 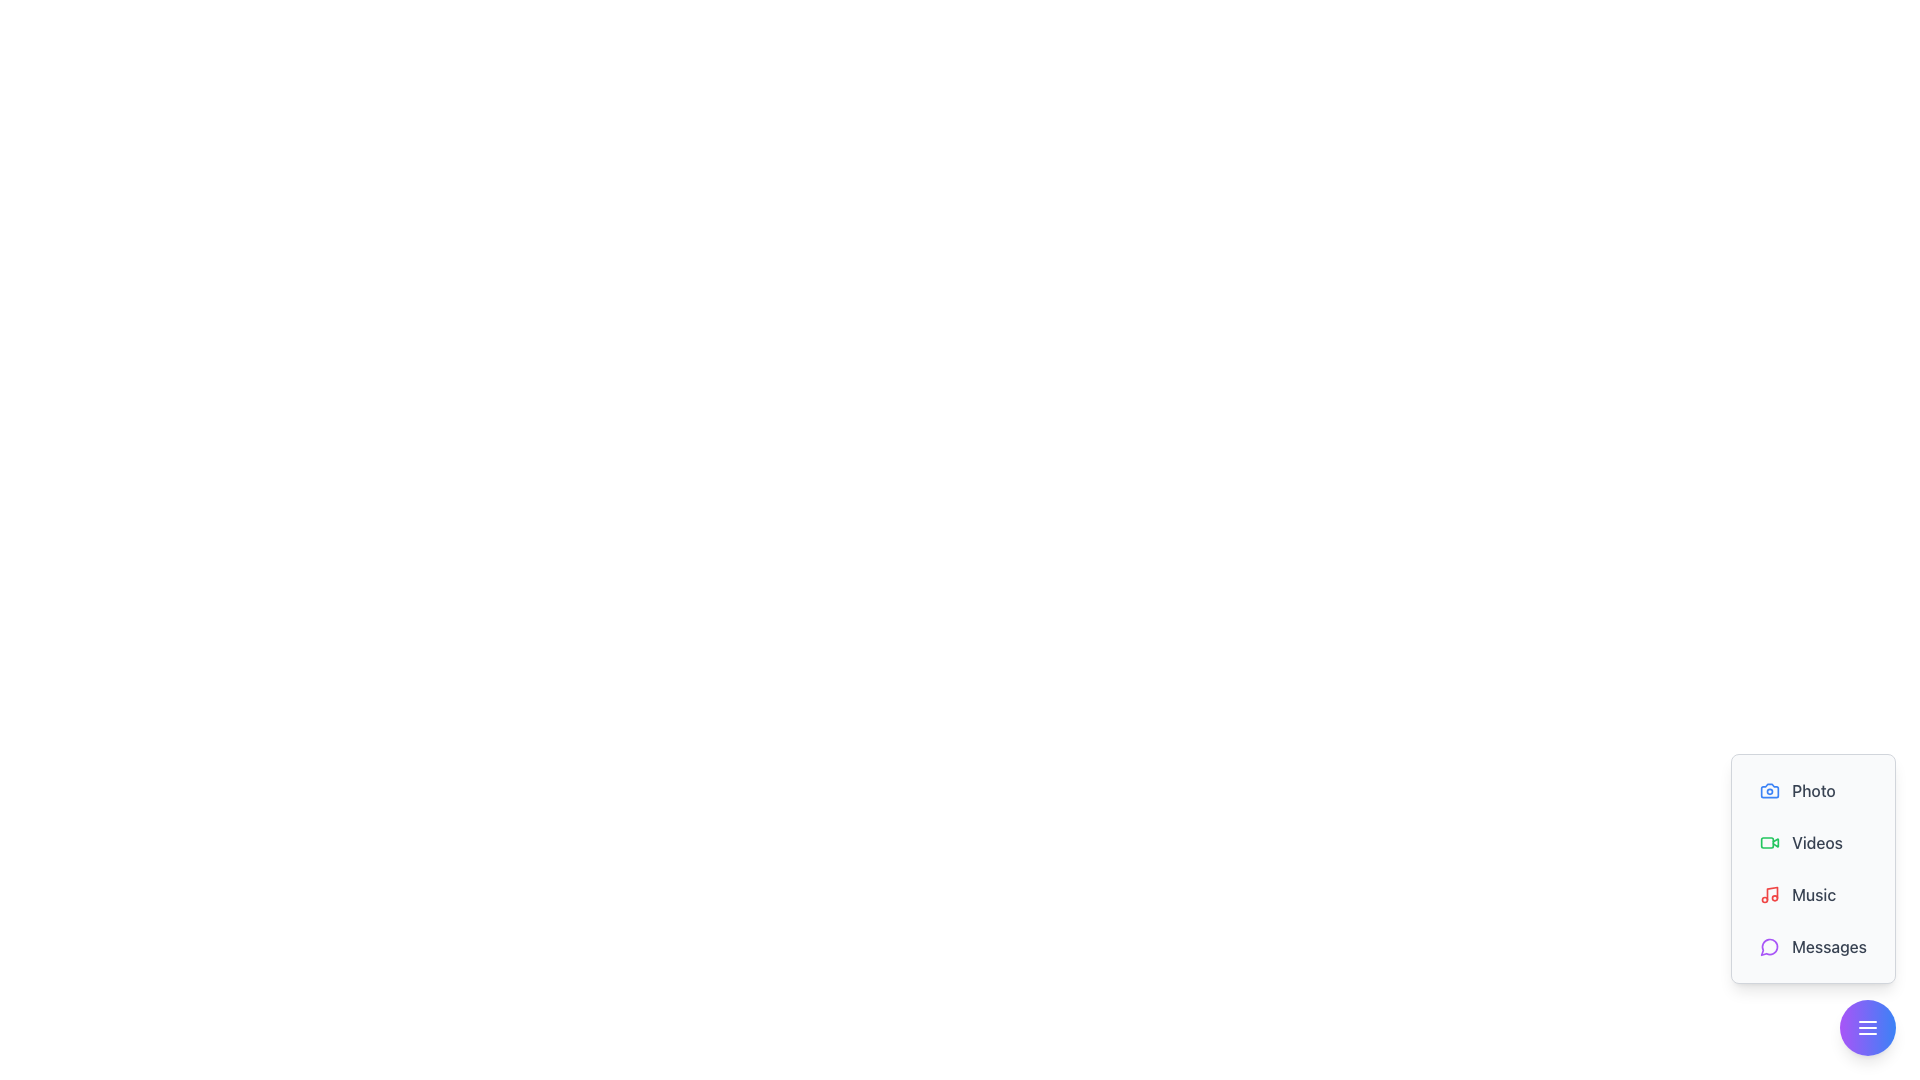 I want to click on the video-related icon located in the 'Videos' list item in the side menu, which is centered vertically with respect to the text label 'Videos.', so click(x=1770, y=843).